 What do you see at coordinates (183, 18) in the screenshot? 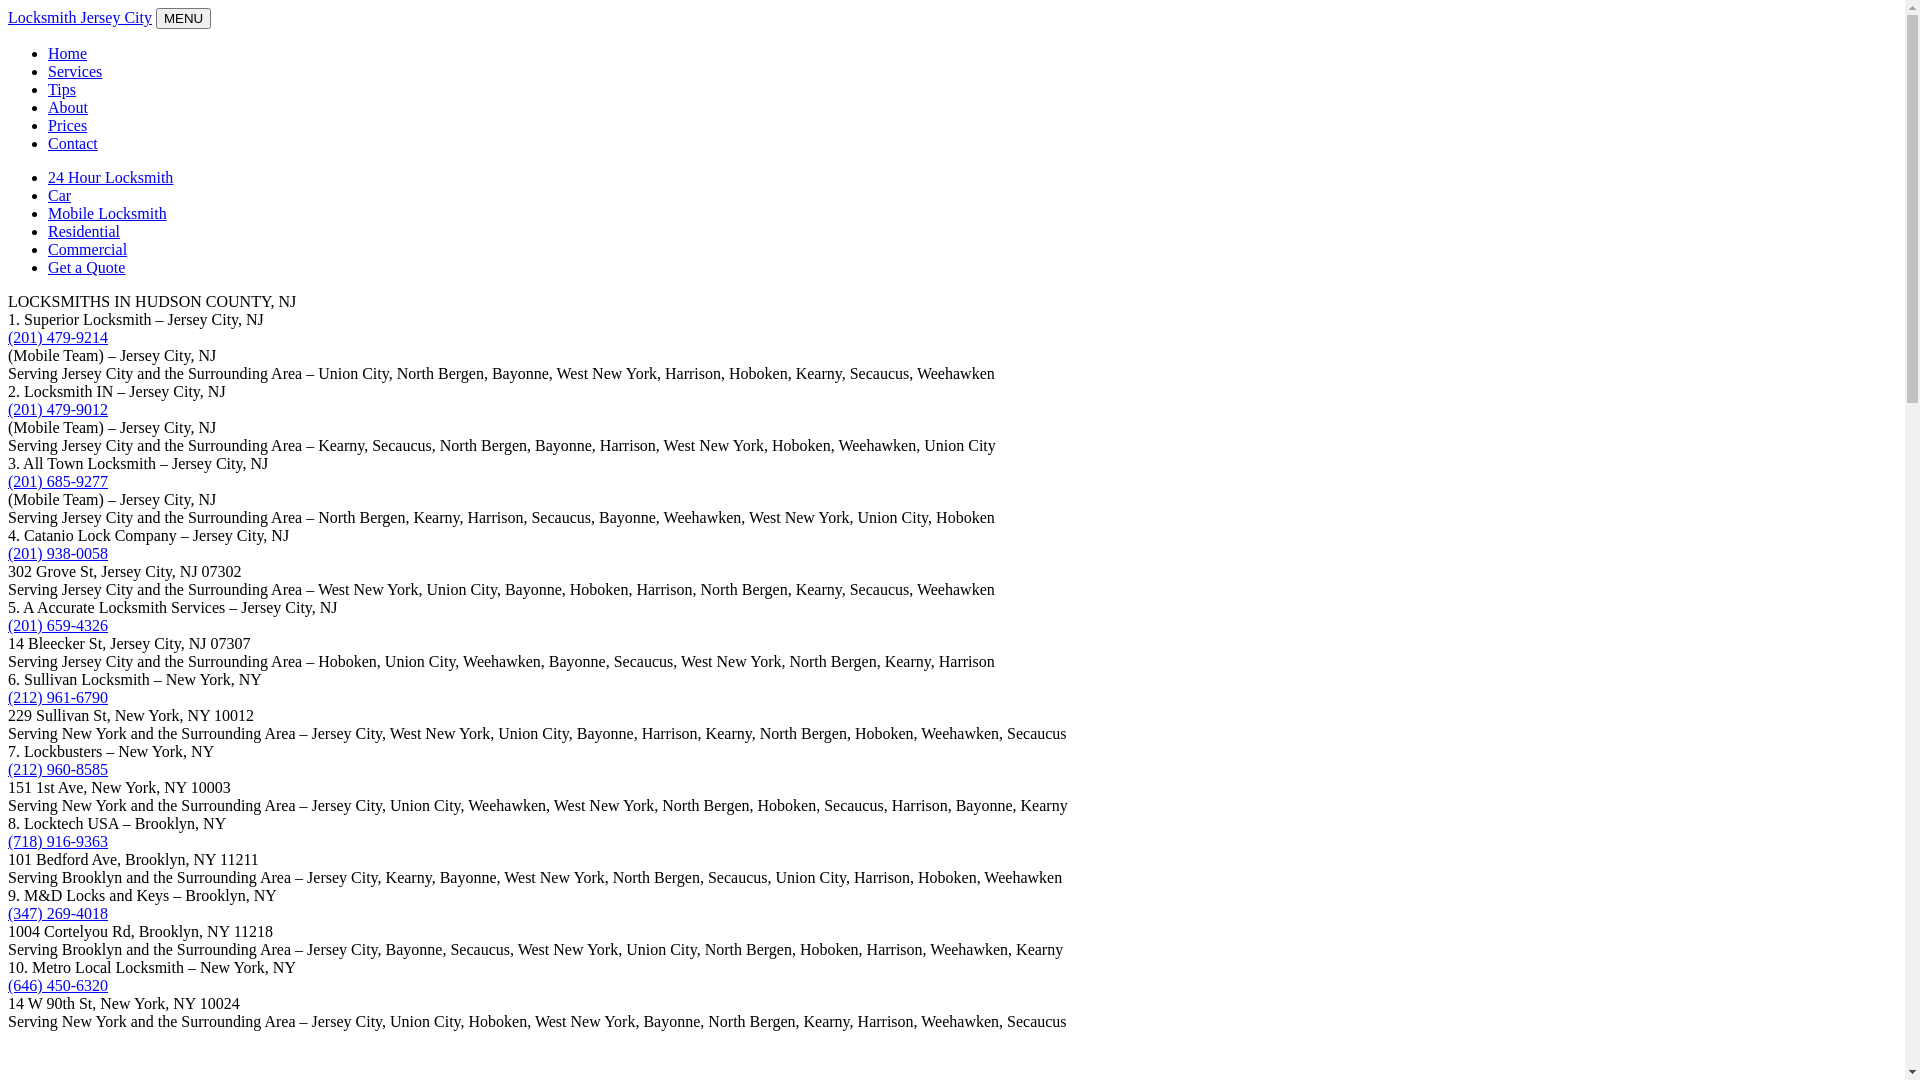
I see `'MENU'` at bounding box center [183, 18].